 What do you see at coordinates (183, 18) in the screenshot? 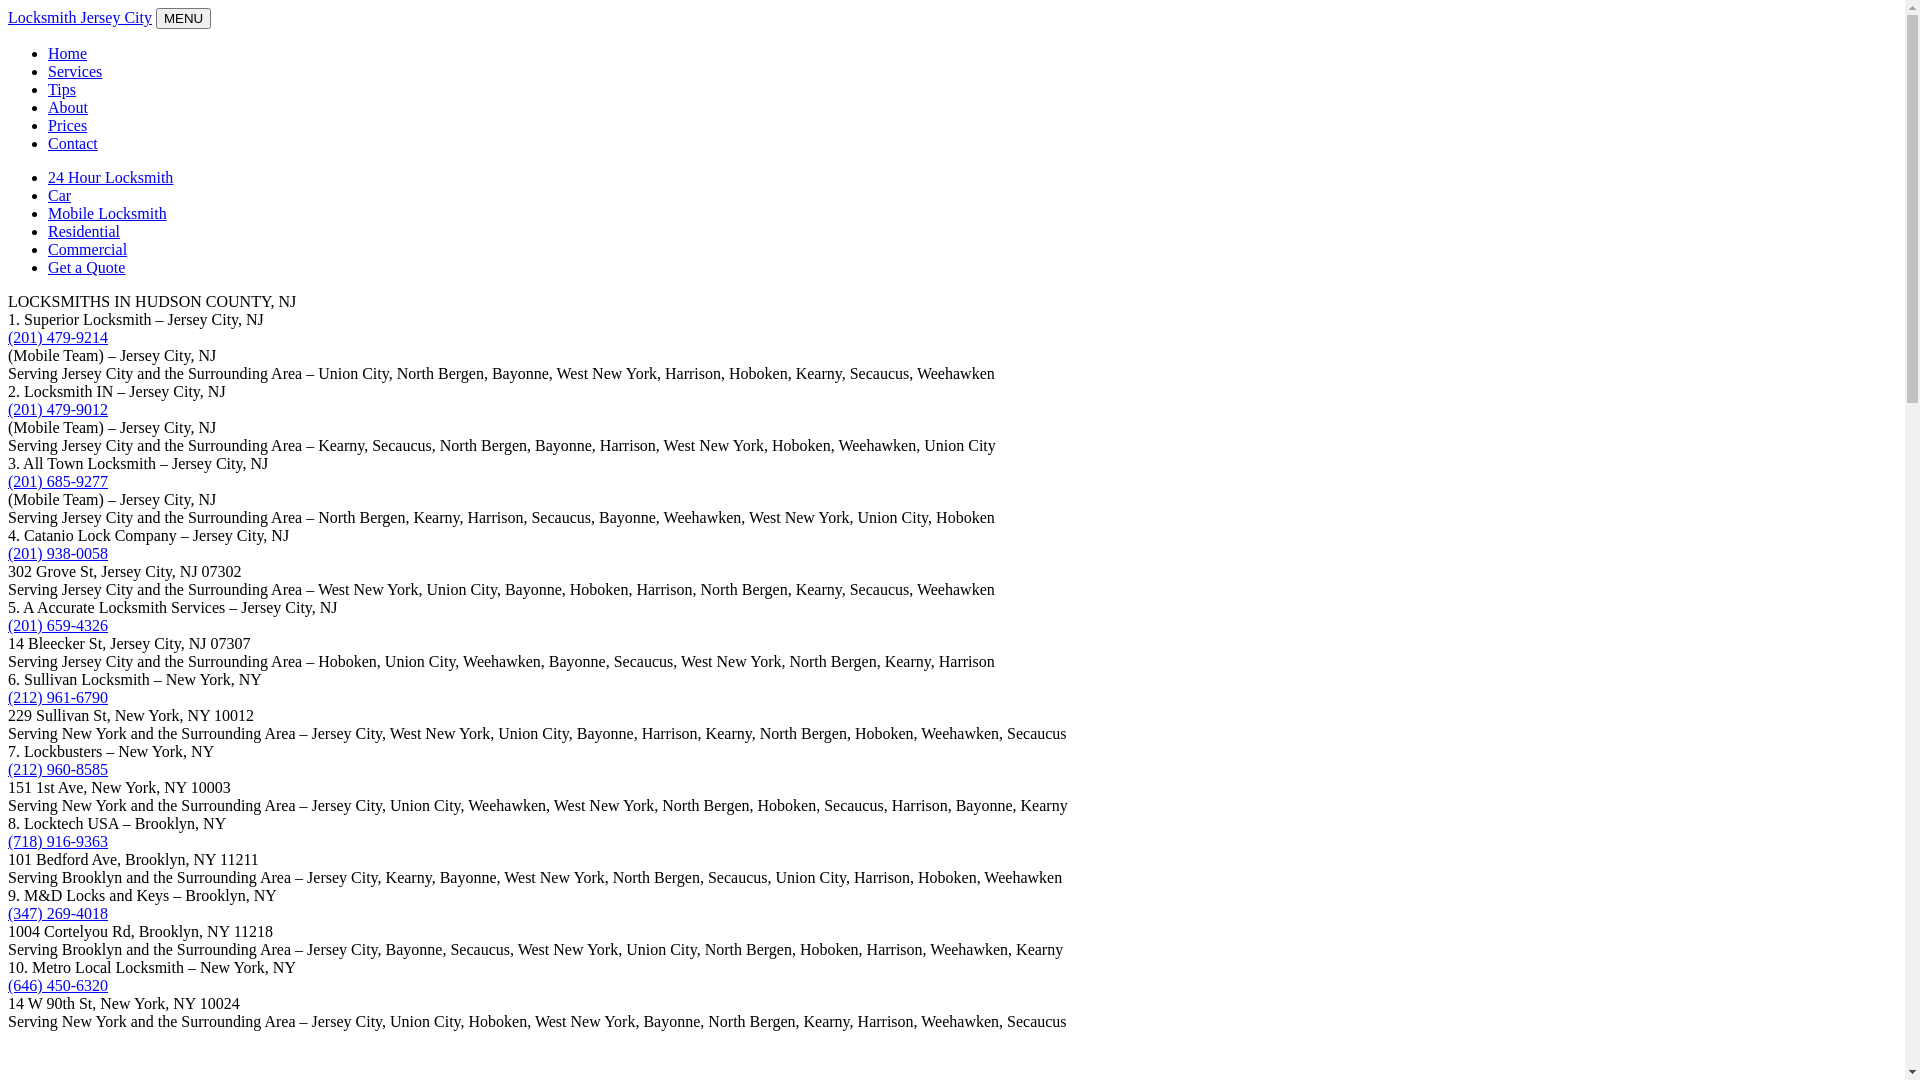
I see `'MENU'` at bounding box center [183, 18].